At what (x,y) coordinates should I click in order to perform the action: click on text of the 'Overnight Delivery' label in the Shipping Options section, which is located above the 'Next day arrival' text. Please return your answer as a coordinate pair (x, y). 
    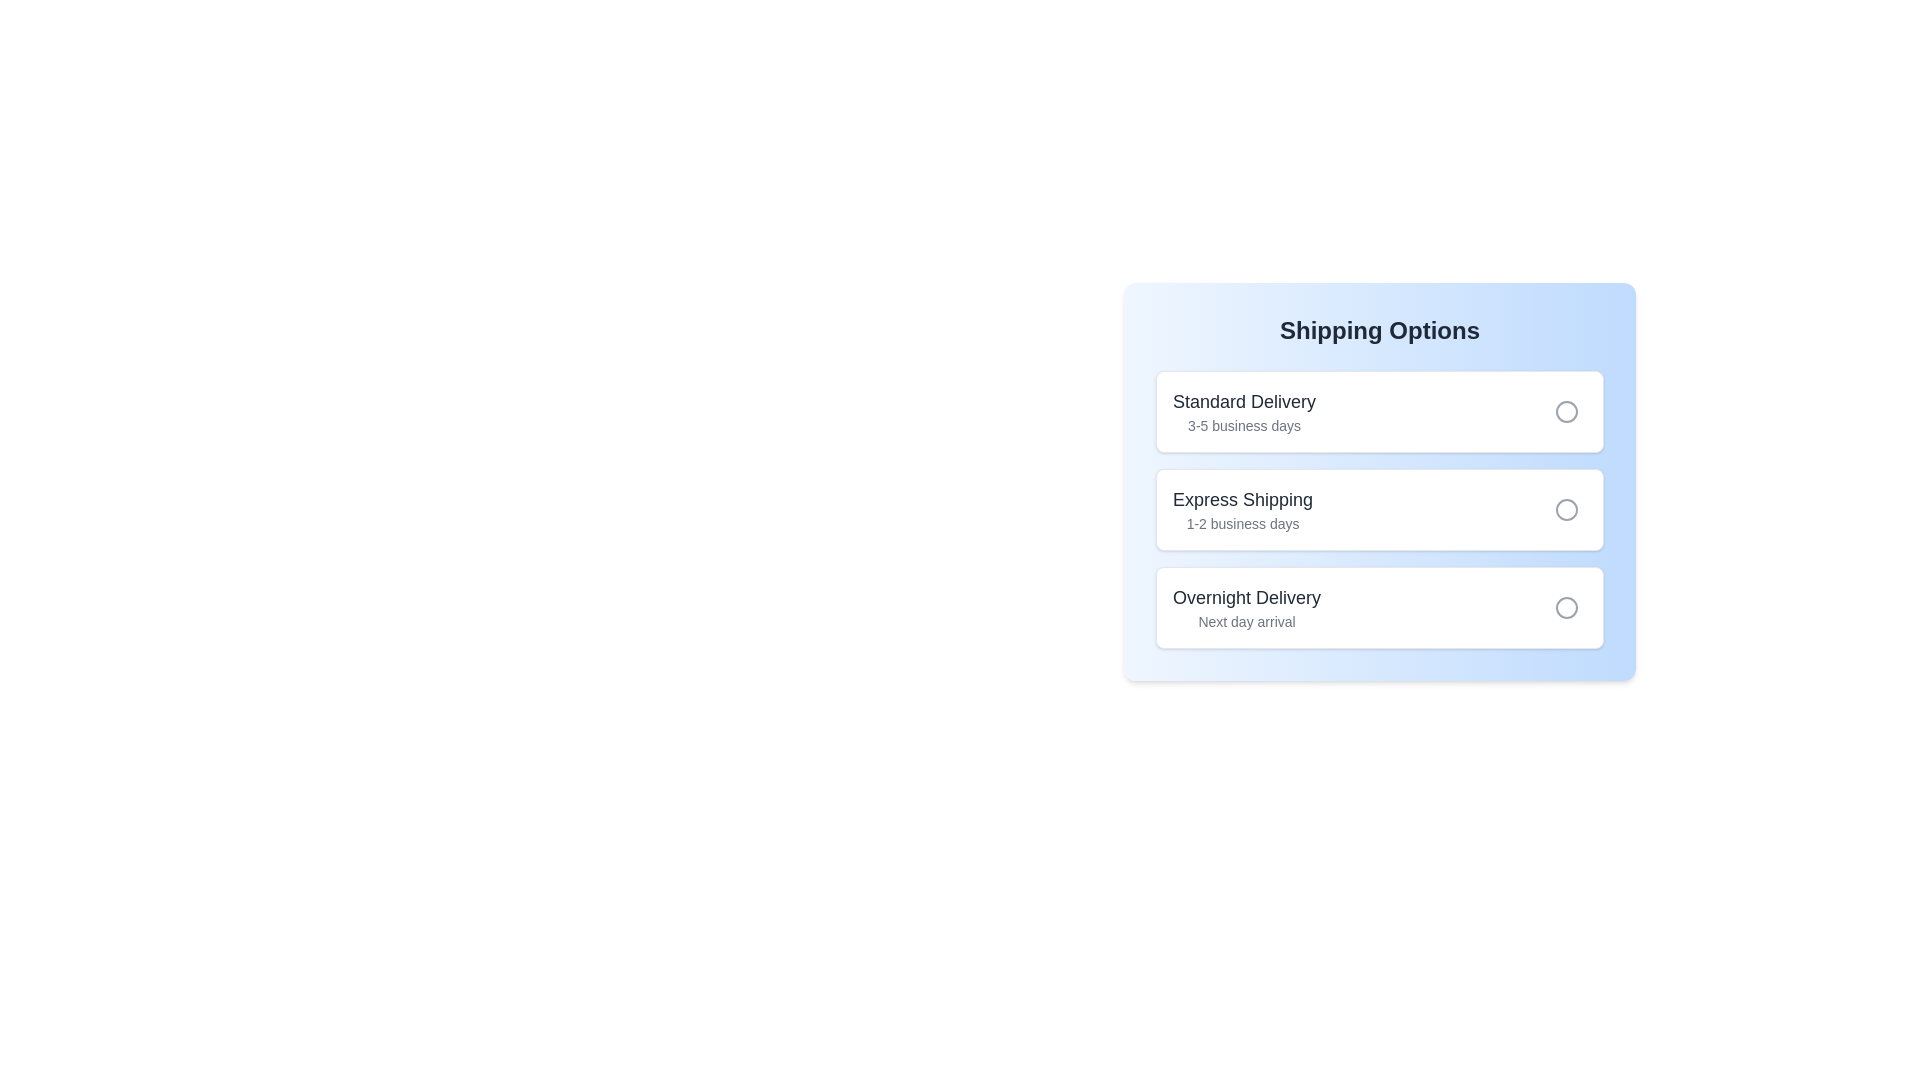
    Looking at the image, I should click on (1246, 596).